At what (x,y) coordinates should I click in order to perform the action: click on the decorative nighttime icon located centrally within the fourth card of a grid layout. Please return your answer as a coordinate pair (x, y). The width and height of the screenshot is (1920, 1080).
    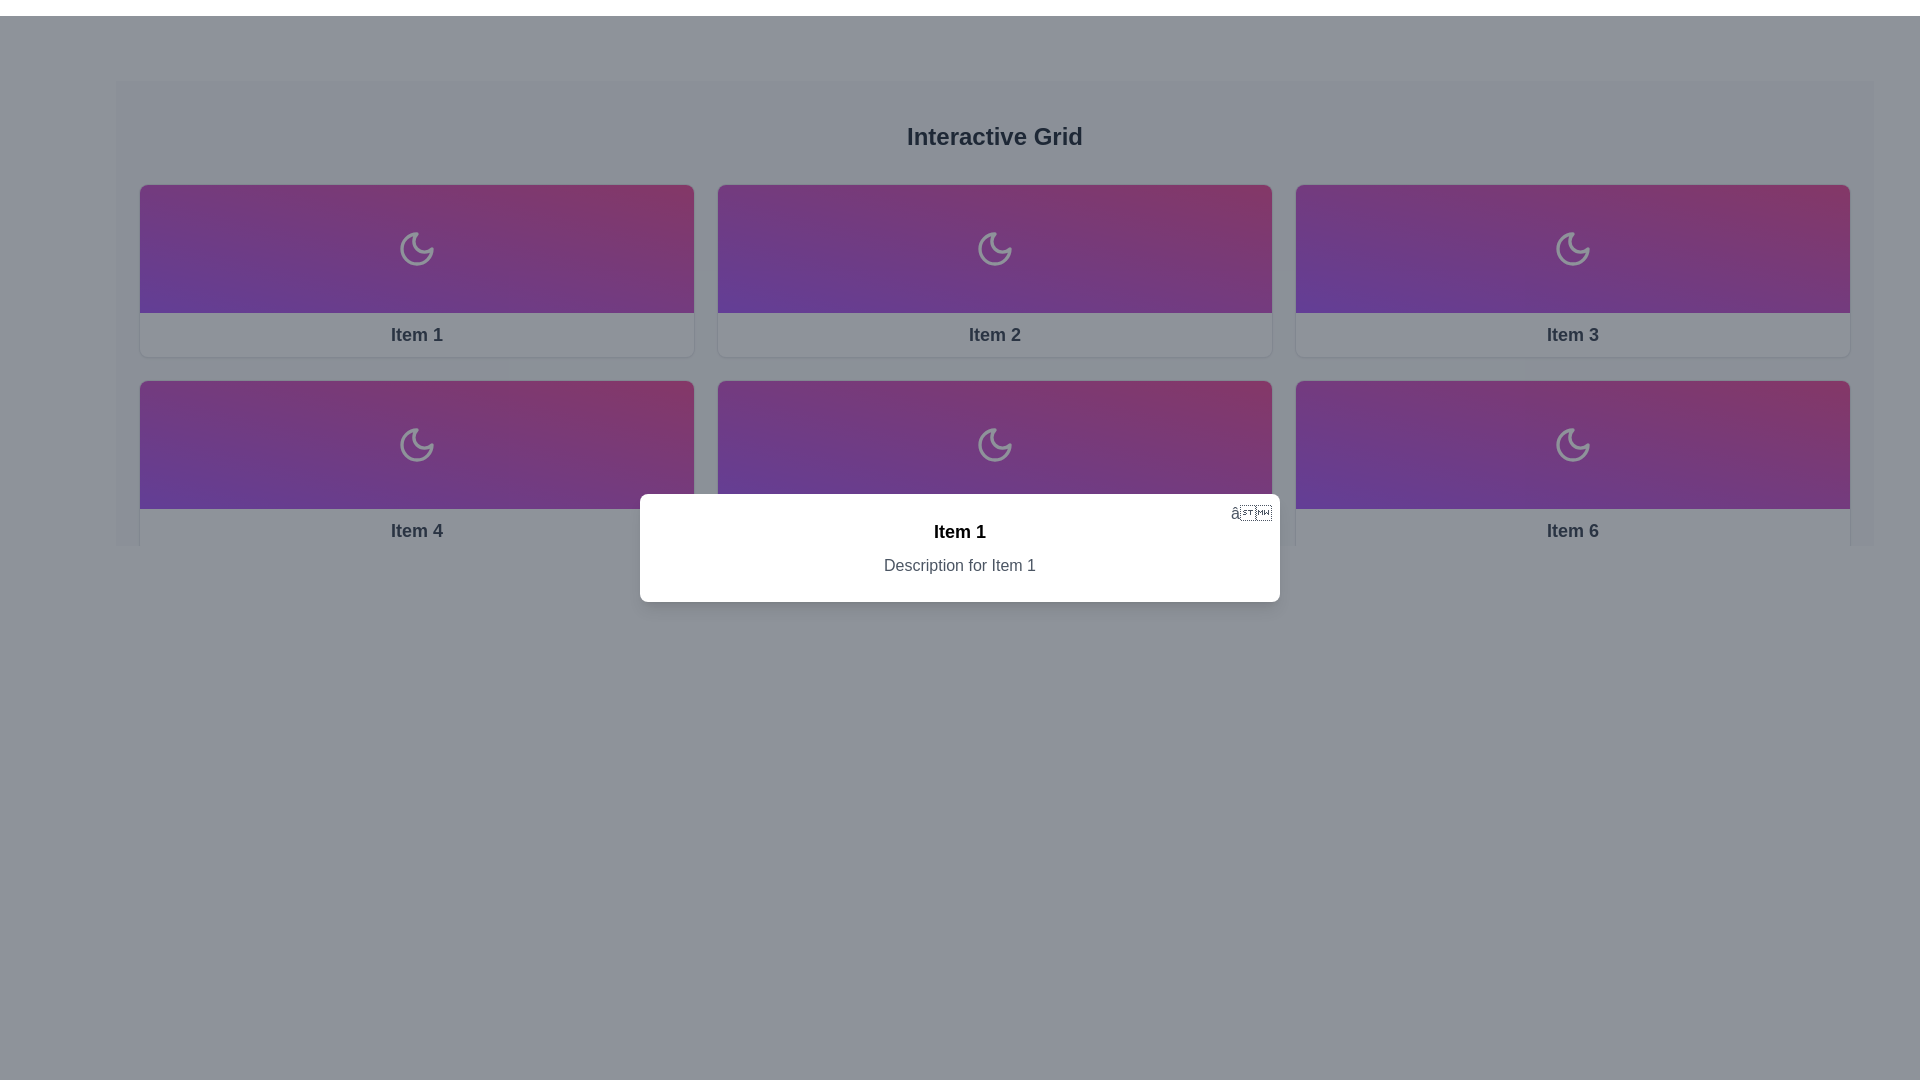
    Looking at the image, I should click on (994, 443).